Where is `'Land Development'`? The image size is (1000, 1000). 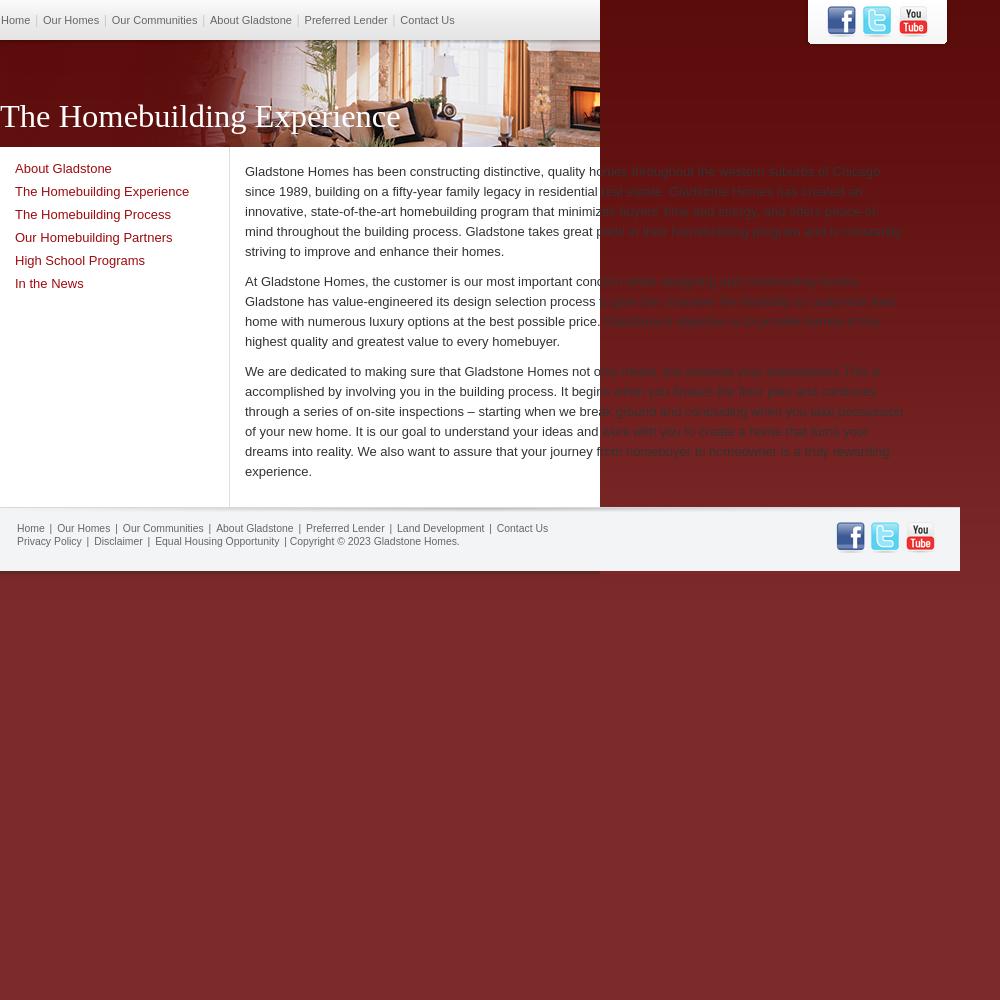
'Land Development' is located at coordinates (439, 528).